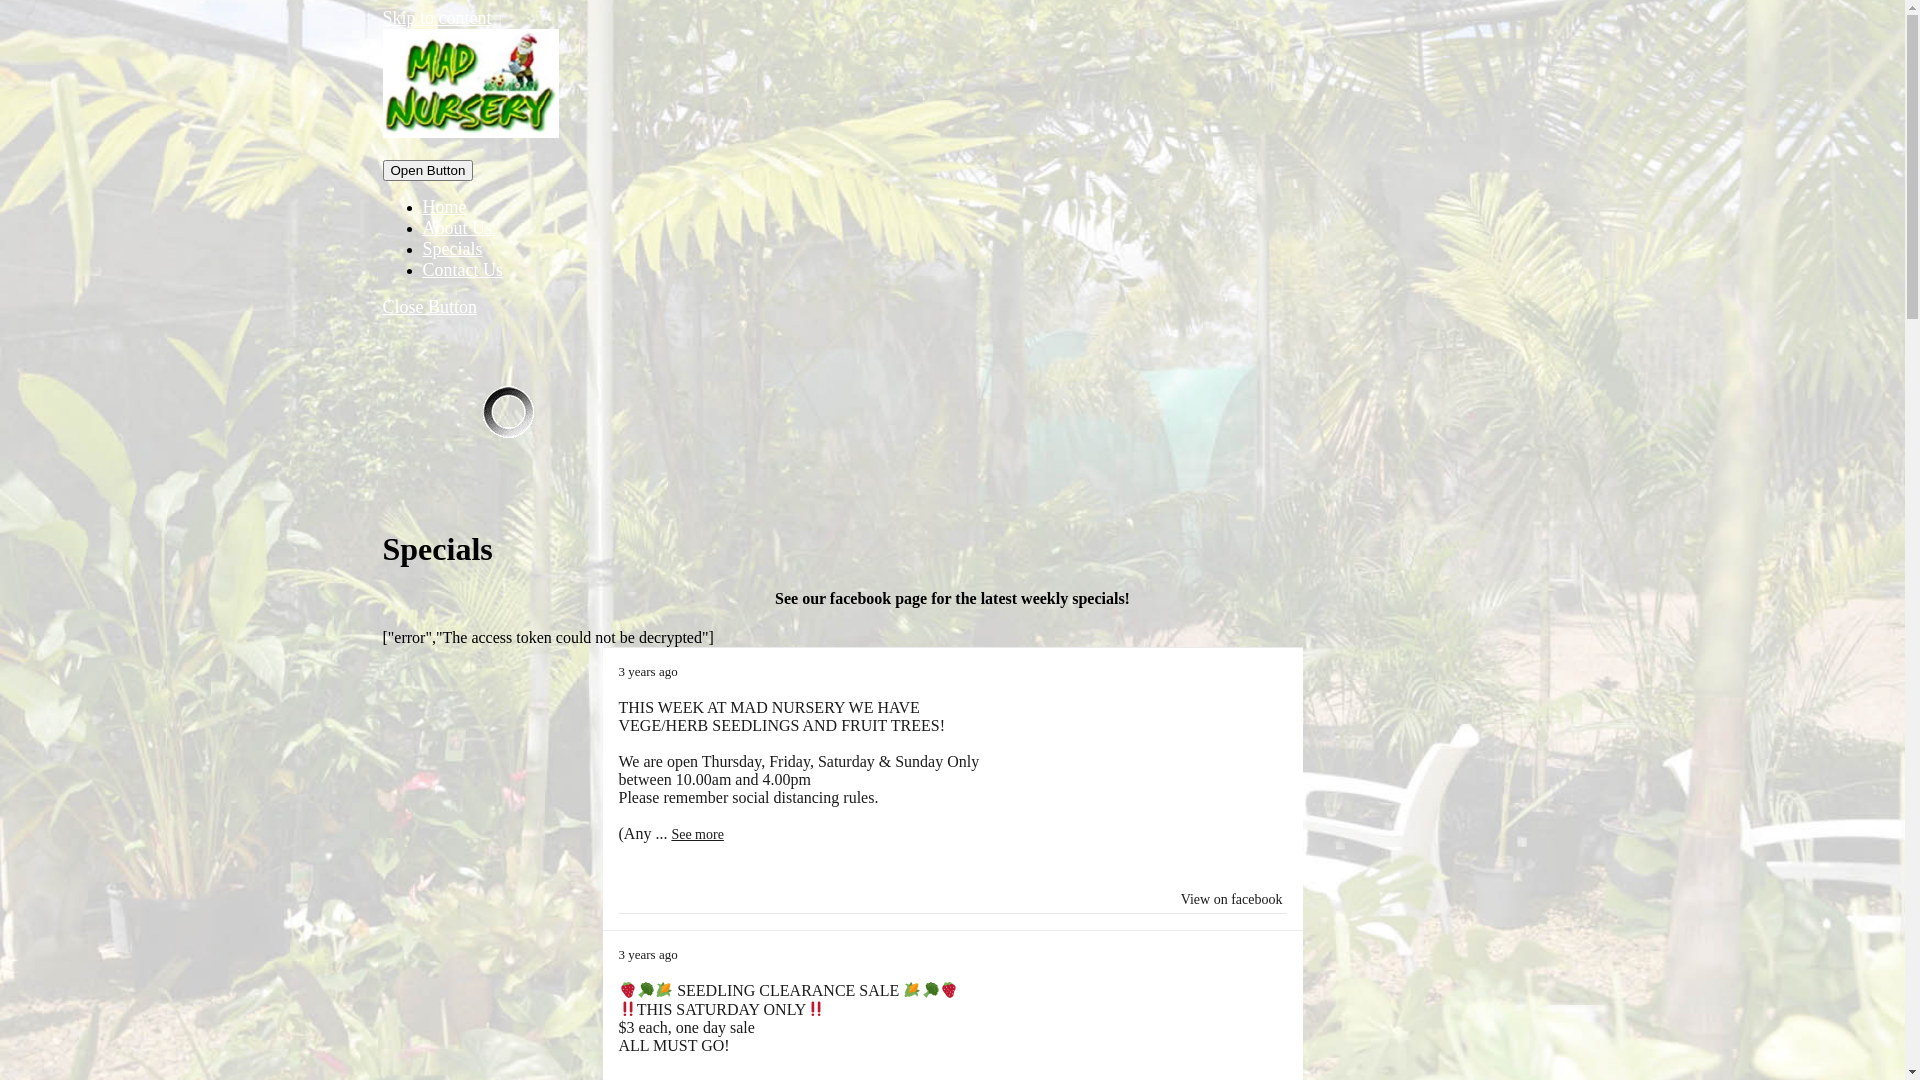 This screenshot has width=1920, height=1080. I want to click on 'Specials', so click(450, 248).